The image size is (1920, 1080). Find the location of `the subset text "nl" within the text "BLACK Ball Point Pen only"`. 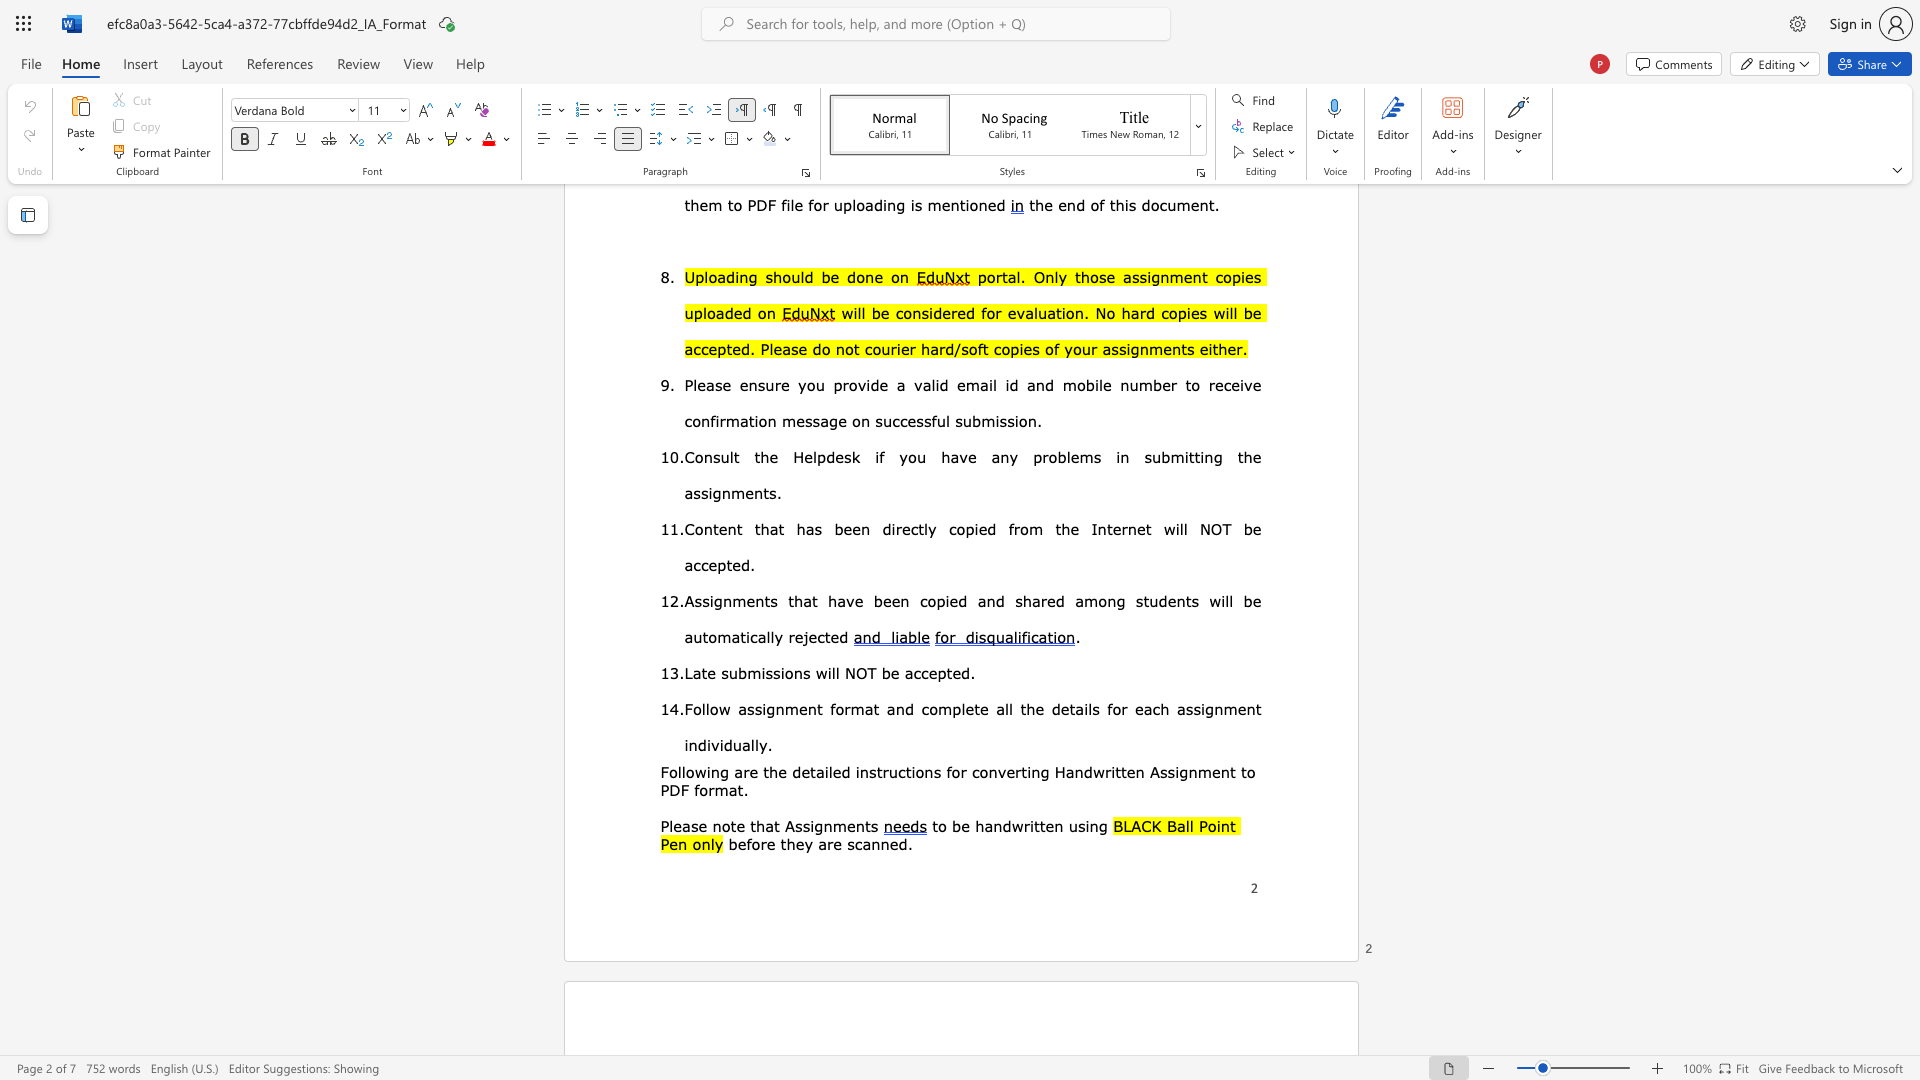

the subset text "nl" within the text "BLACK Ball Point Pen only" is located at coordinates (701, 844).